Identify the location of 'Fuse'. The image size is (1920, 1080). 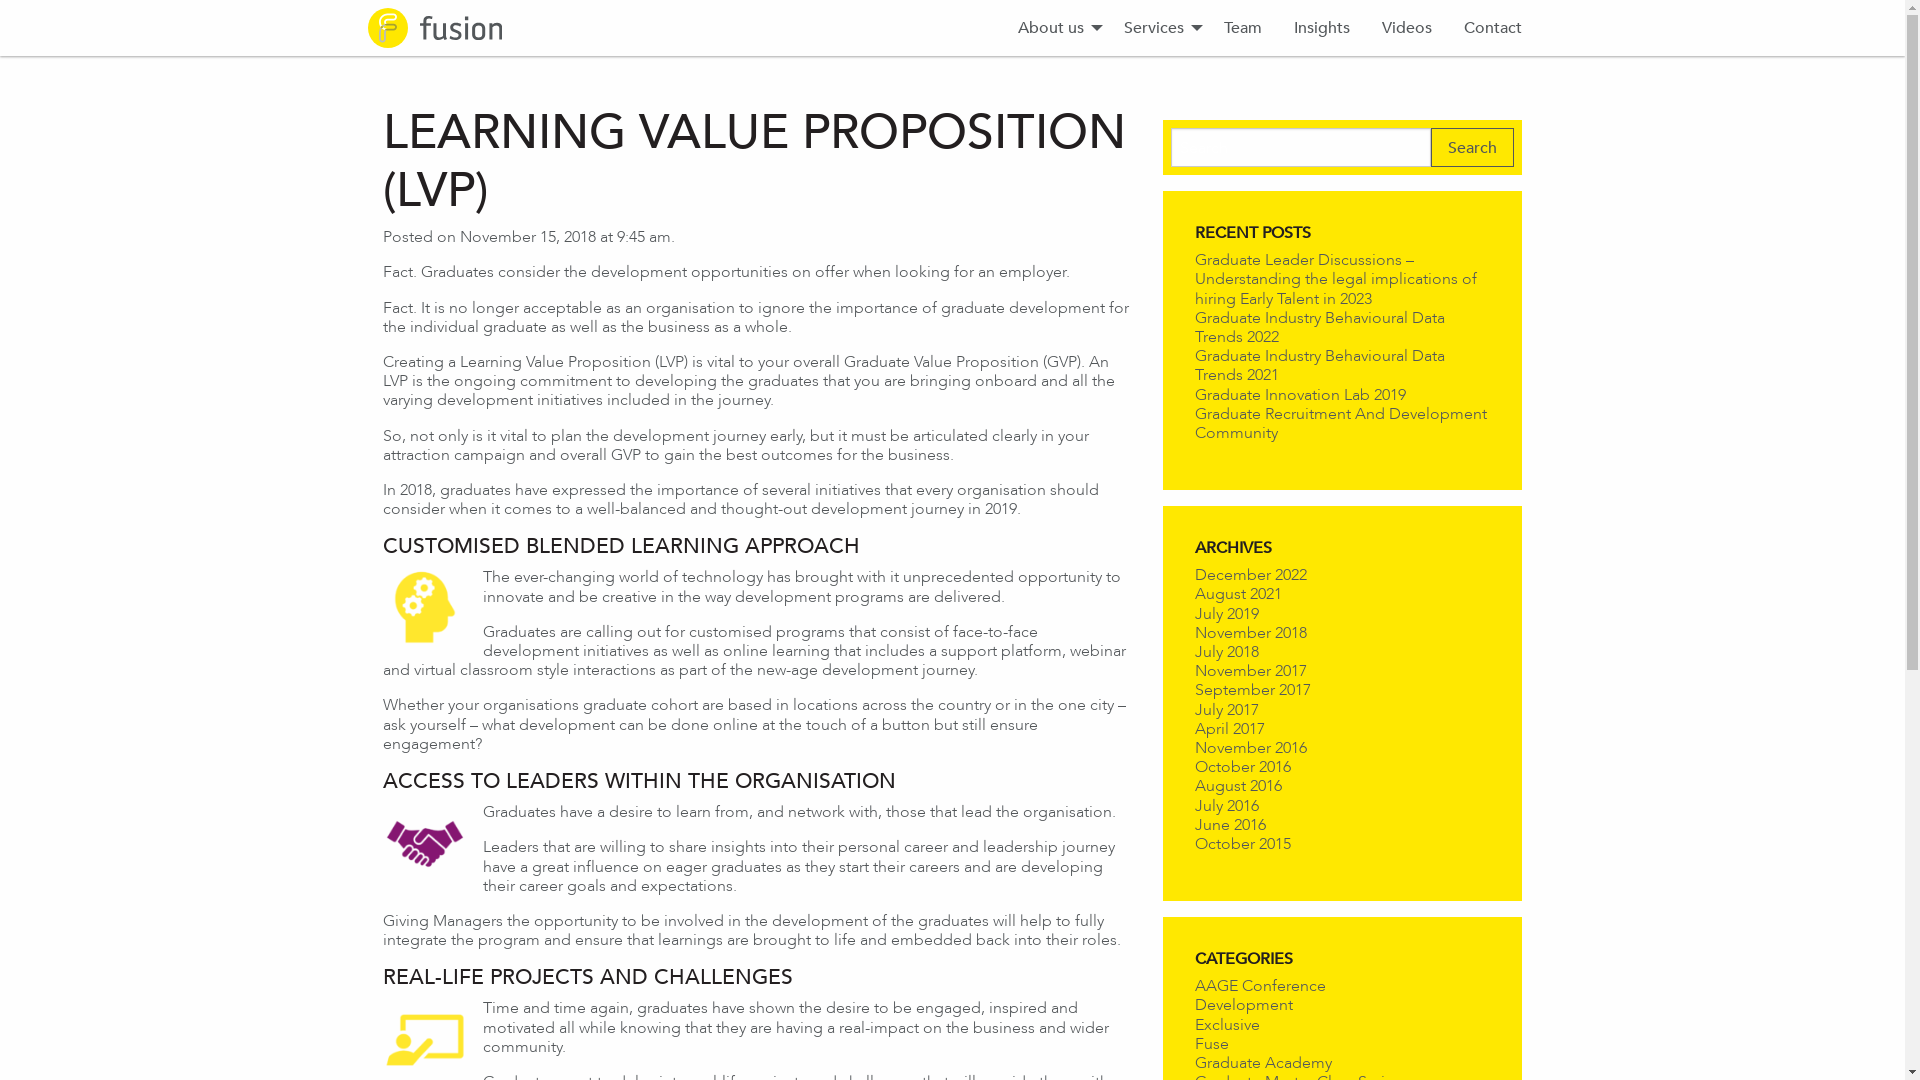
(1194, 1042).